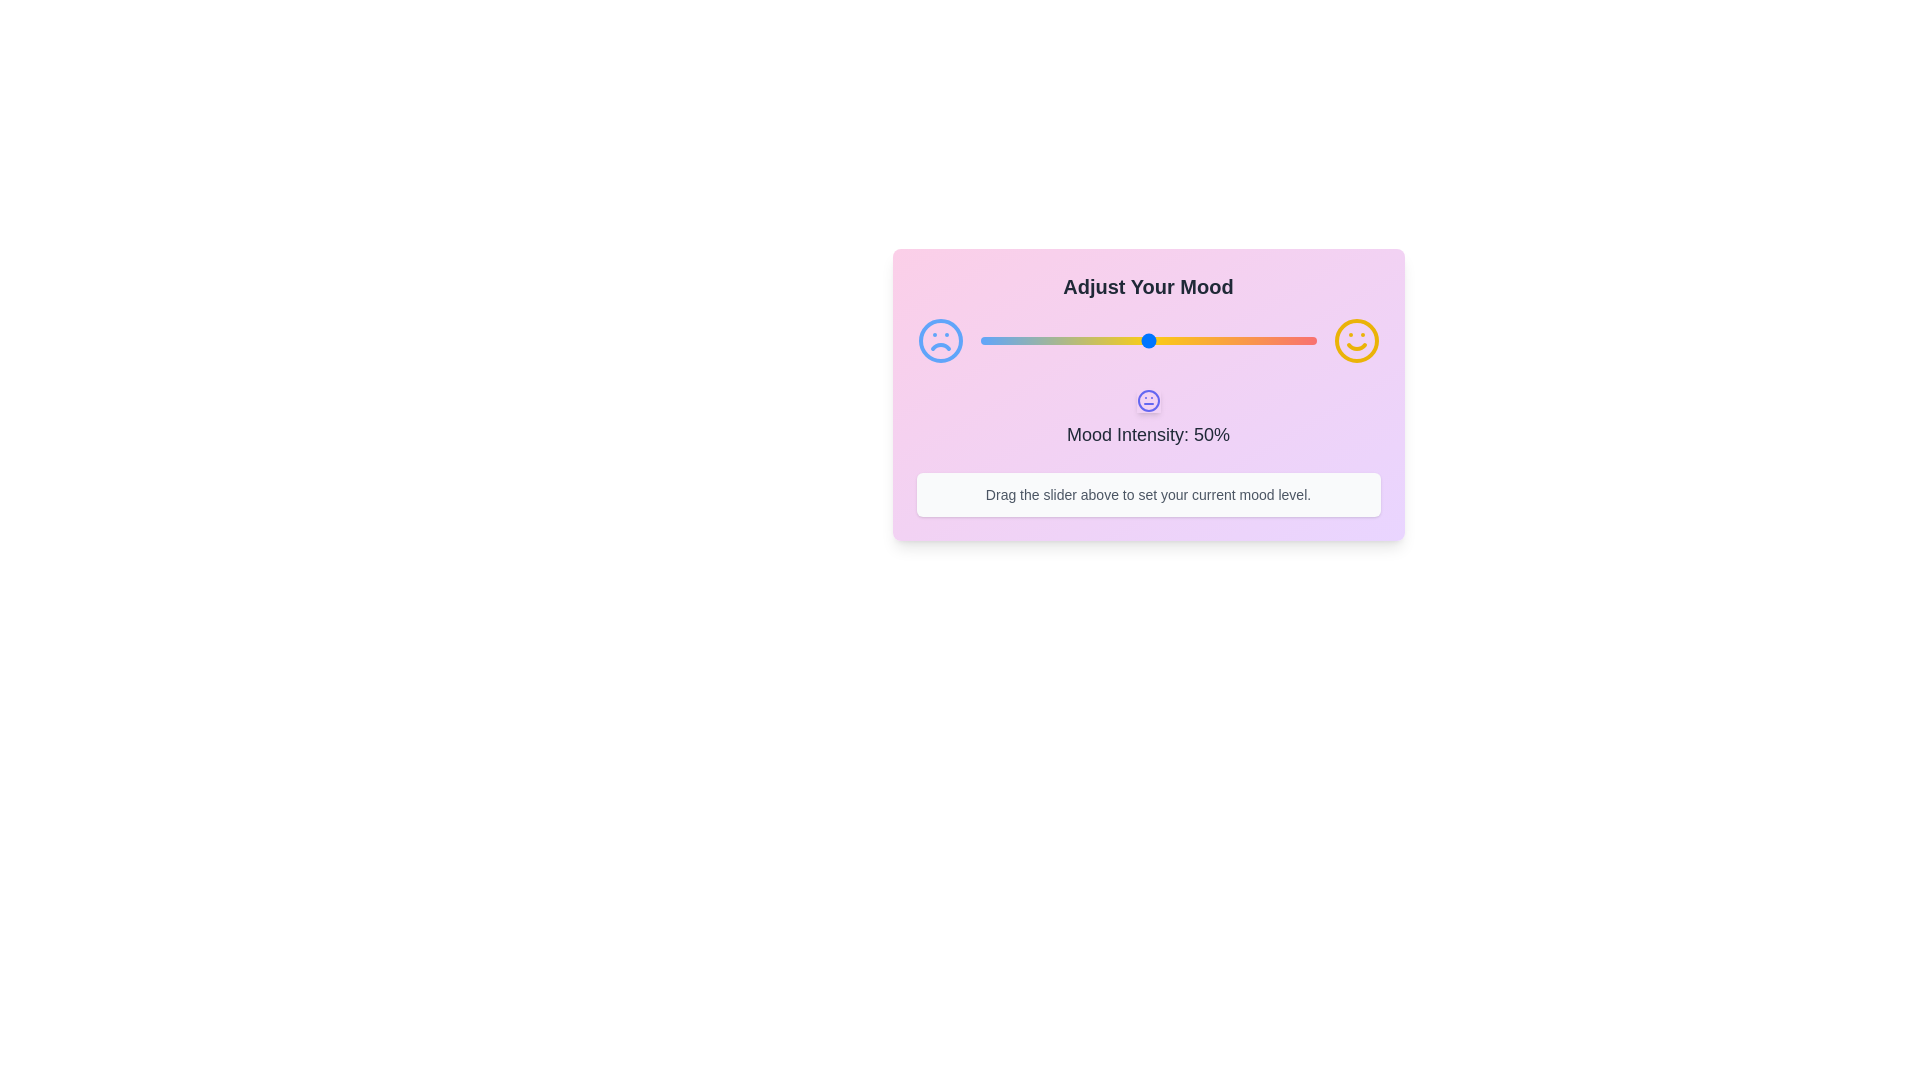 The image size is (1920, 1080). I want to click on the smiley icon to observe visual effects, so click(1356, 339).